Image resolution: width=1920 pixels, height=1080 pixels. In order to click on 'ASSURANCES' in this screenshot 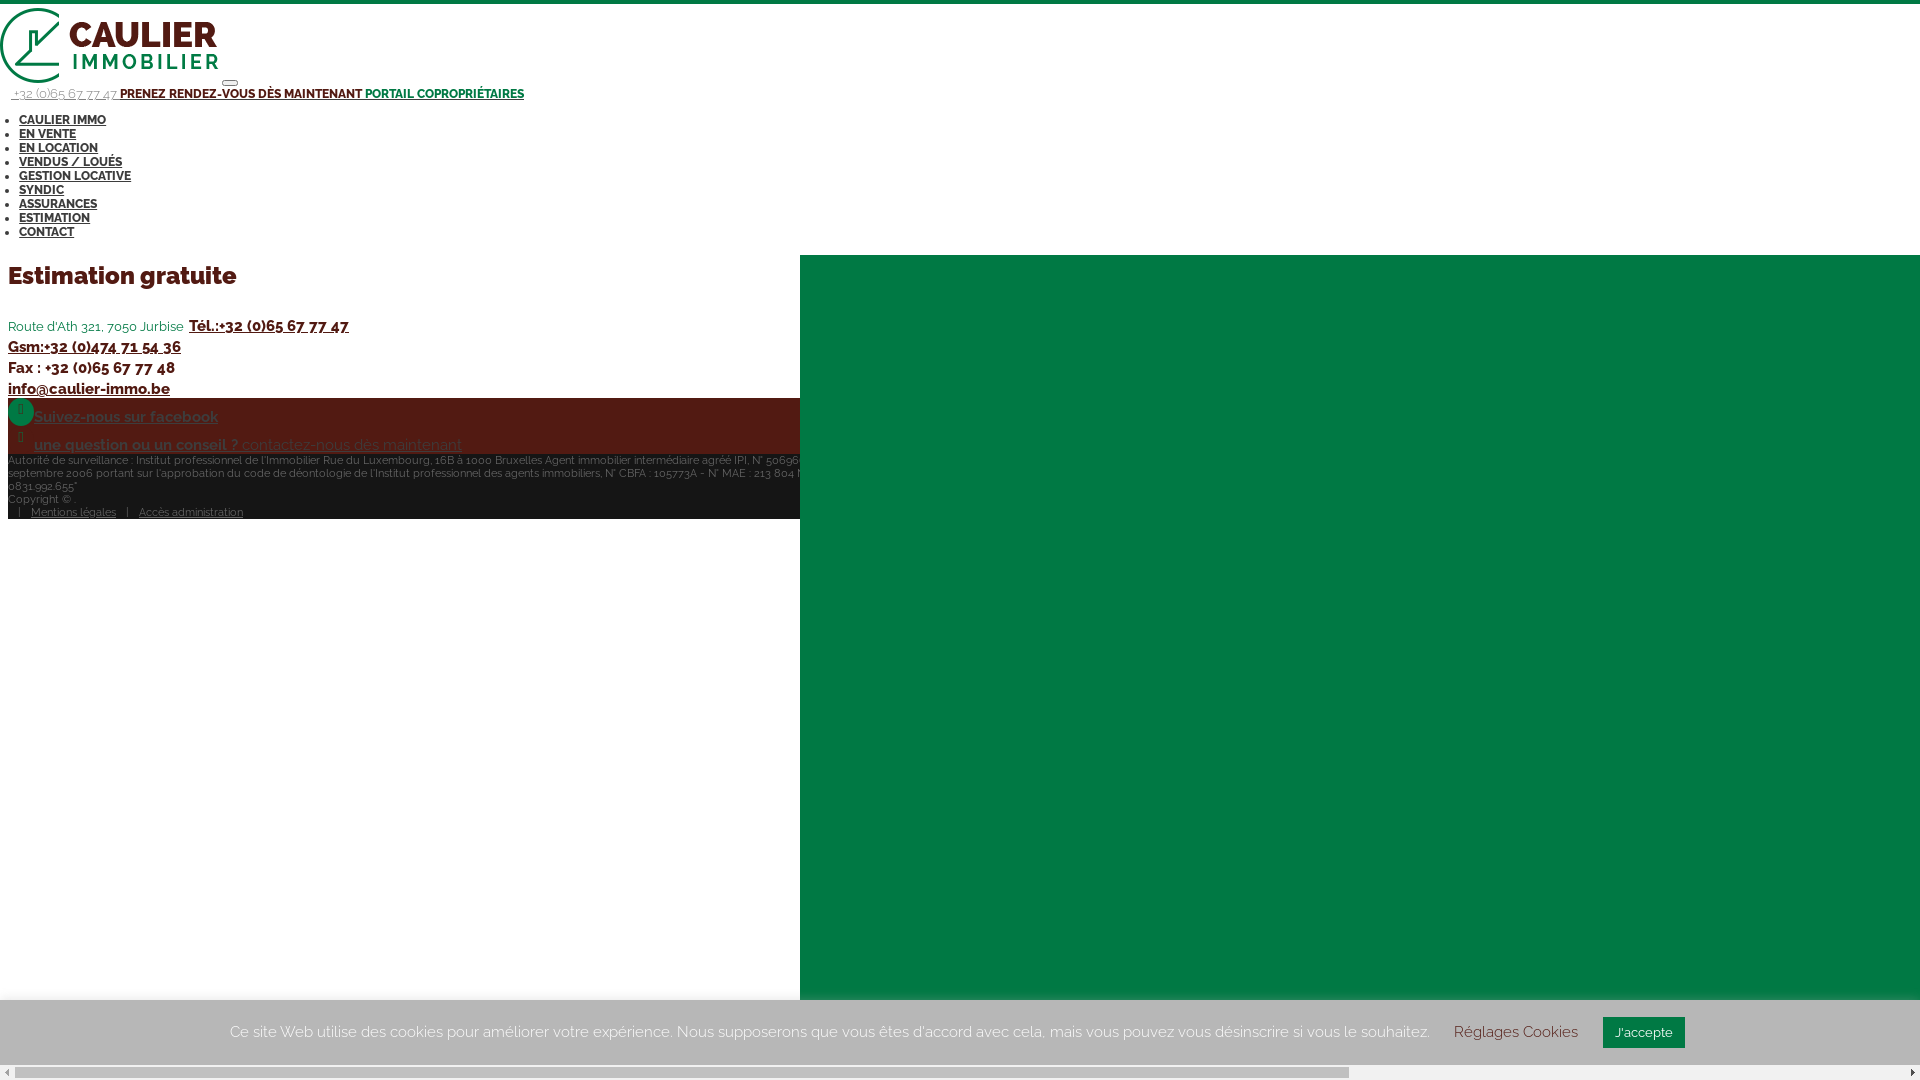, I will do `click(57, 204)`.